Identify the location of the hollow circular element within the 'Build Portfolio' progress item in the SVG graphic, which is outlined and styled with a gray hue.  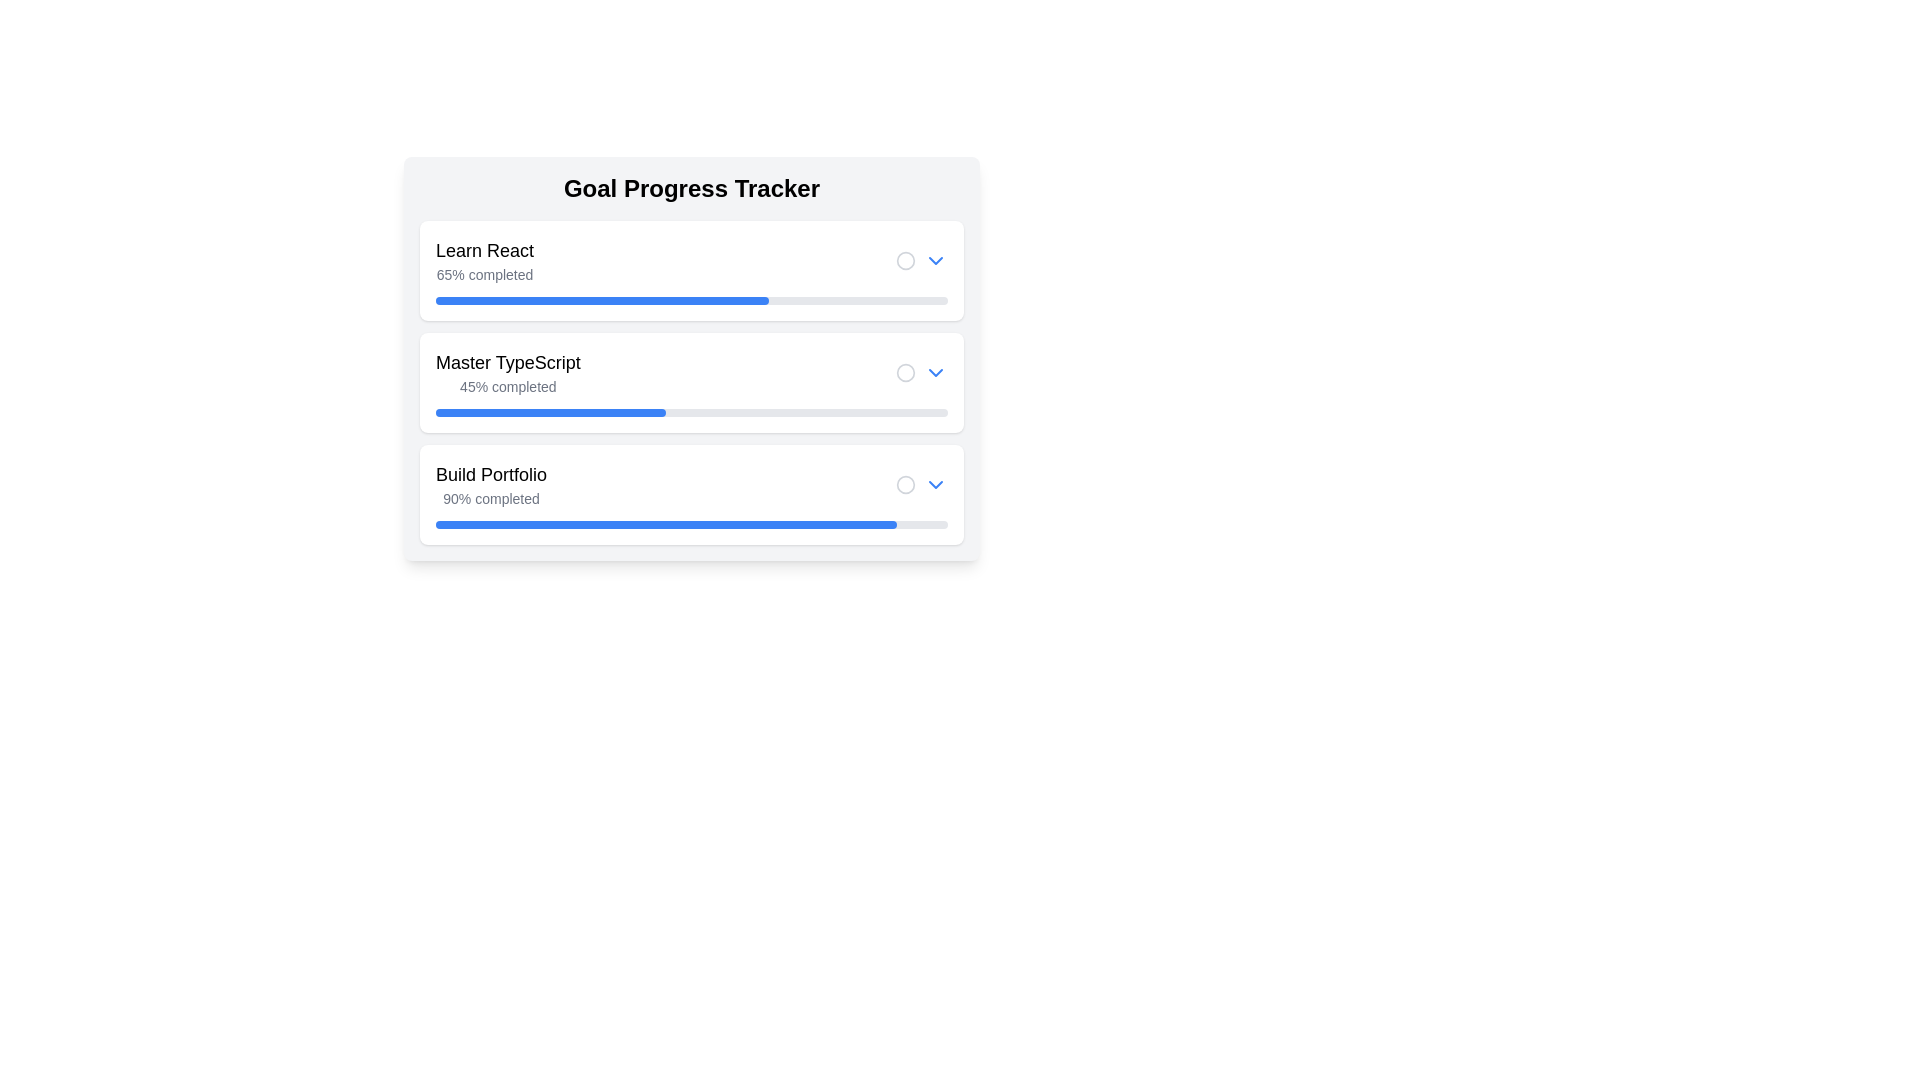
(905, 485).